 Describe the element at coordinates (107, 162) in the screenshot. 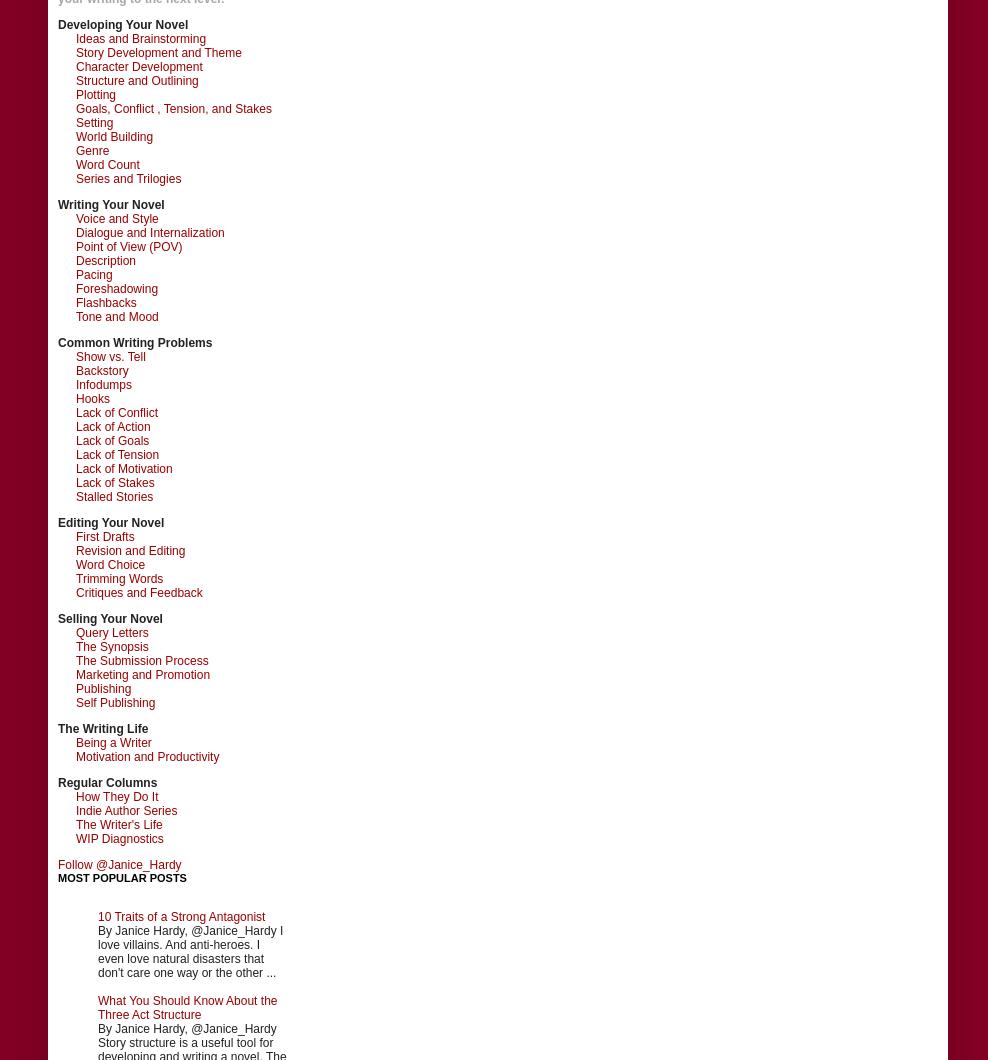

I see `'Word Count'` at that location.